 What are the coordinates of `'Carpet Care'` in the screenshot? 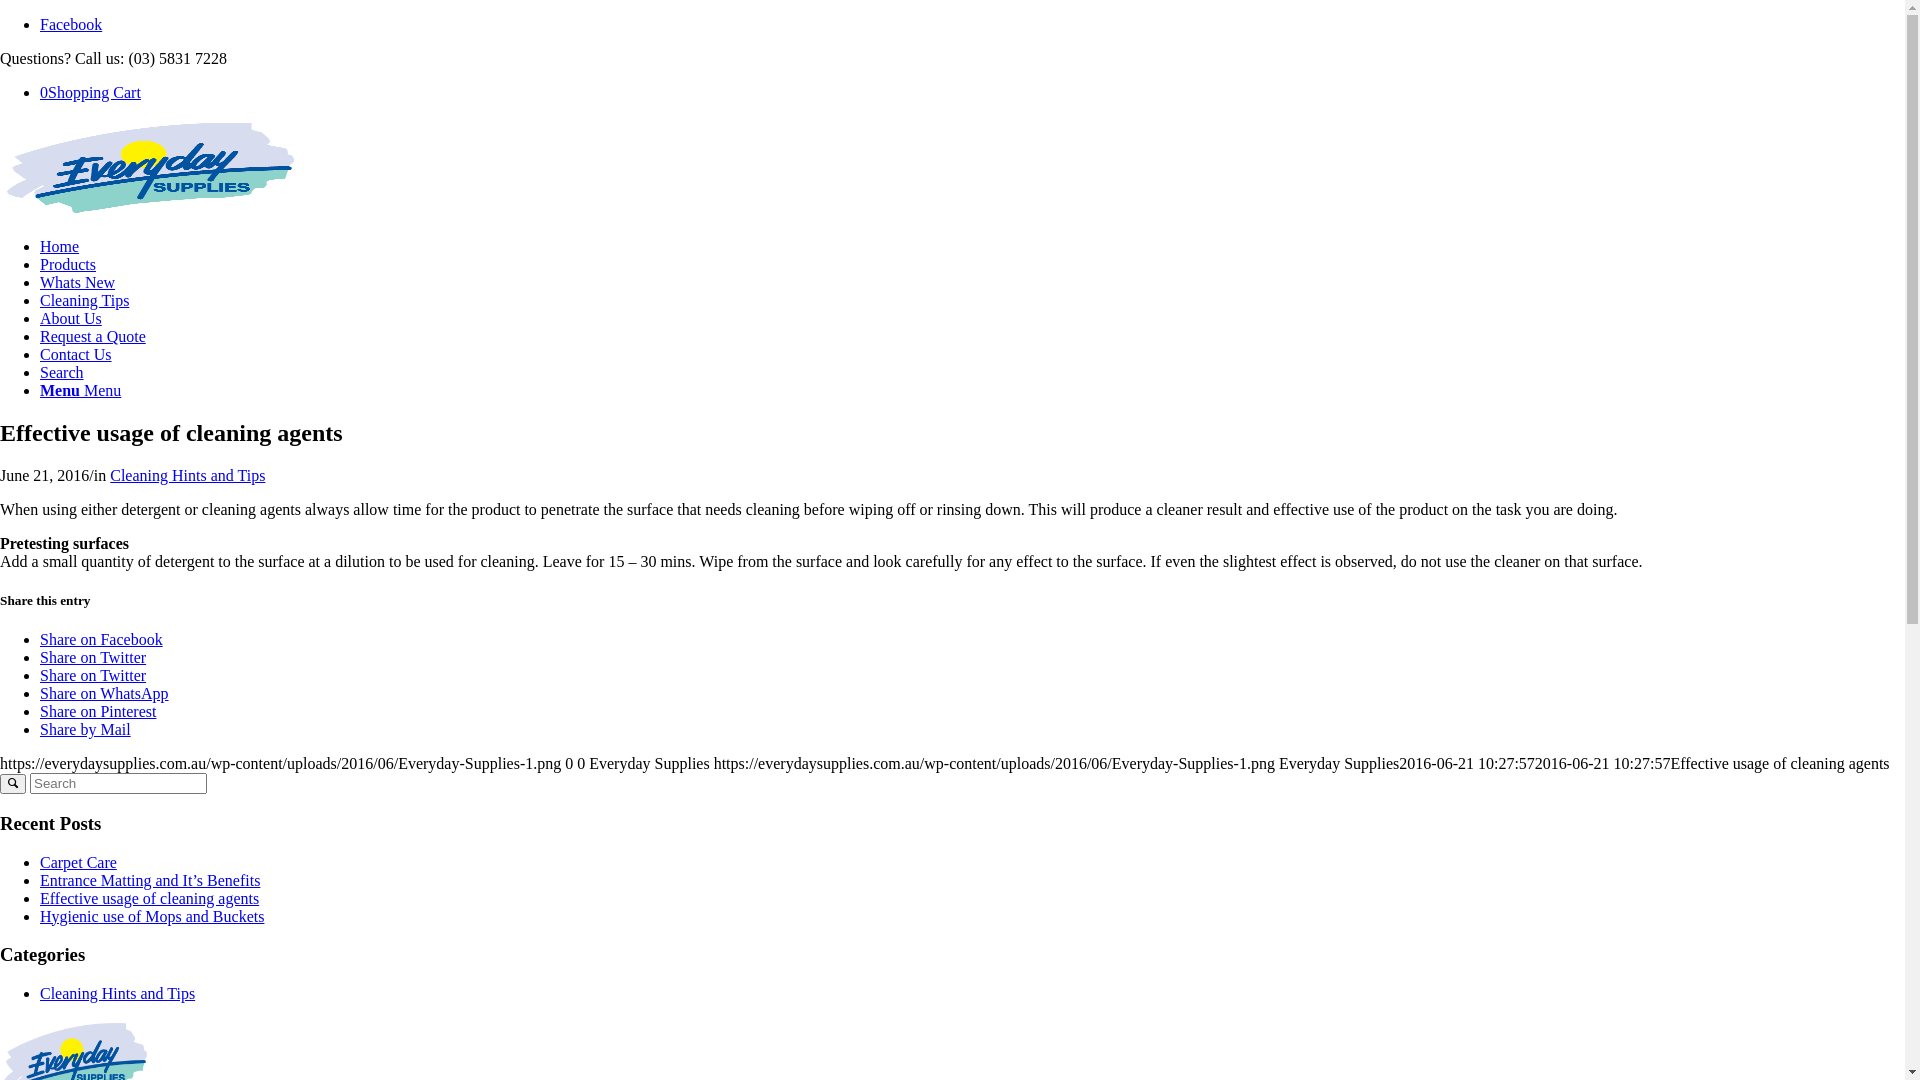 It's located at (78, 861).